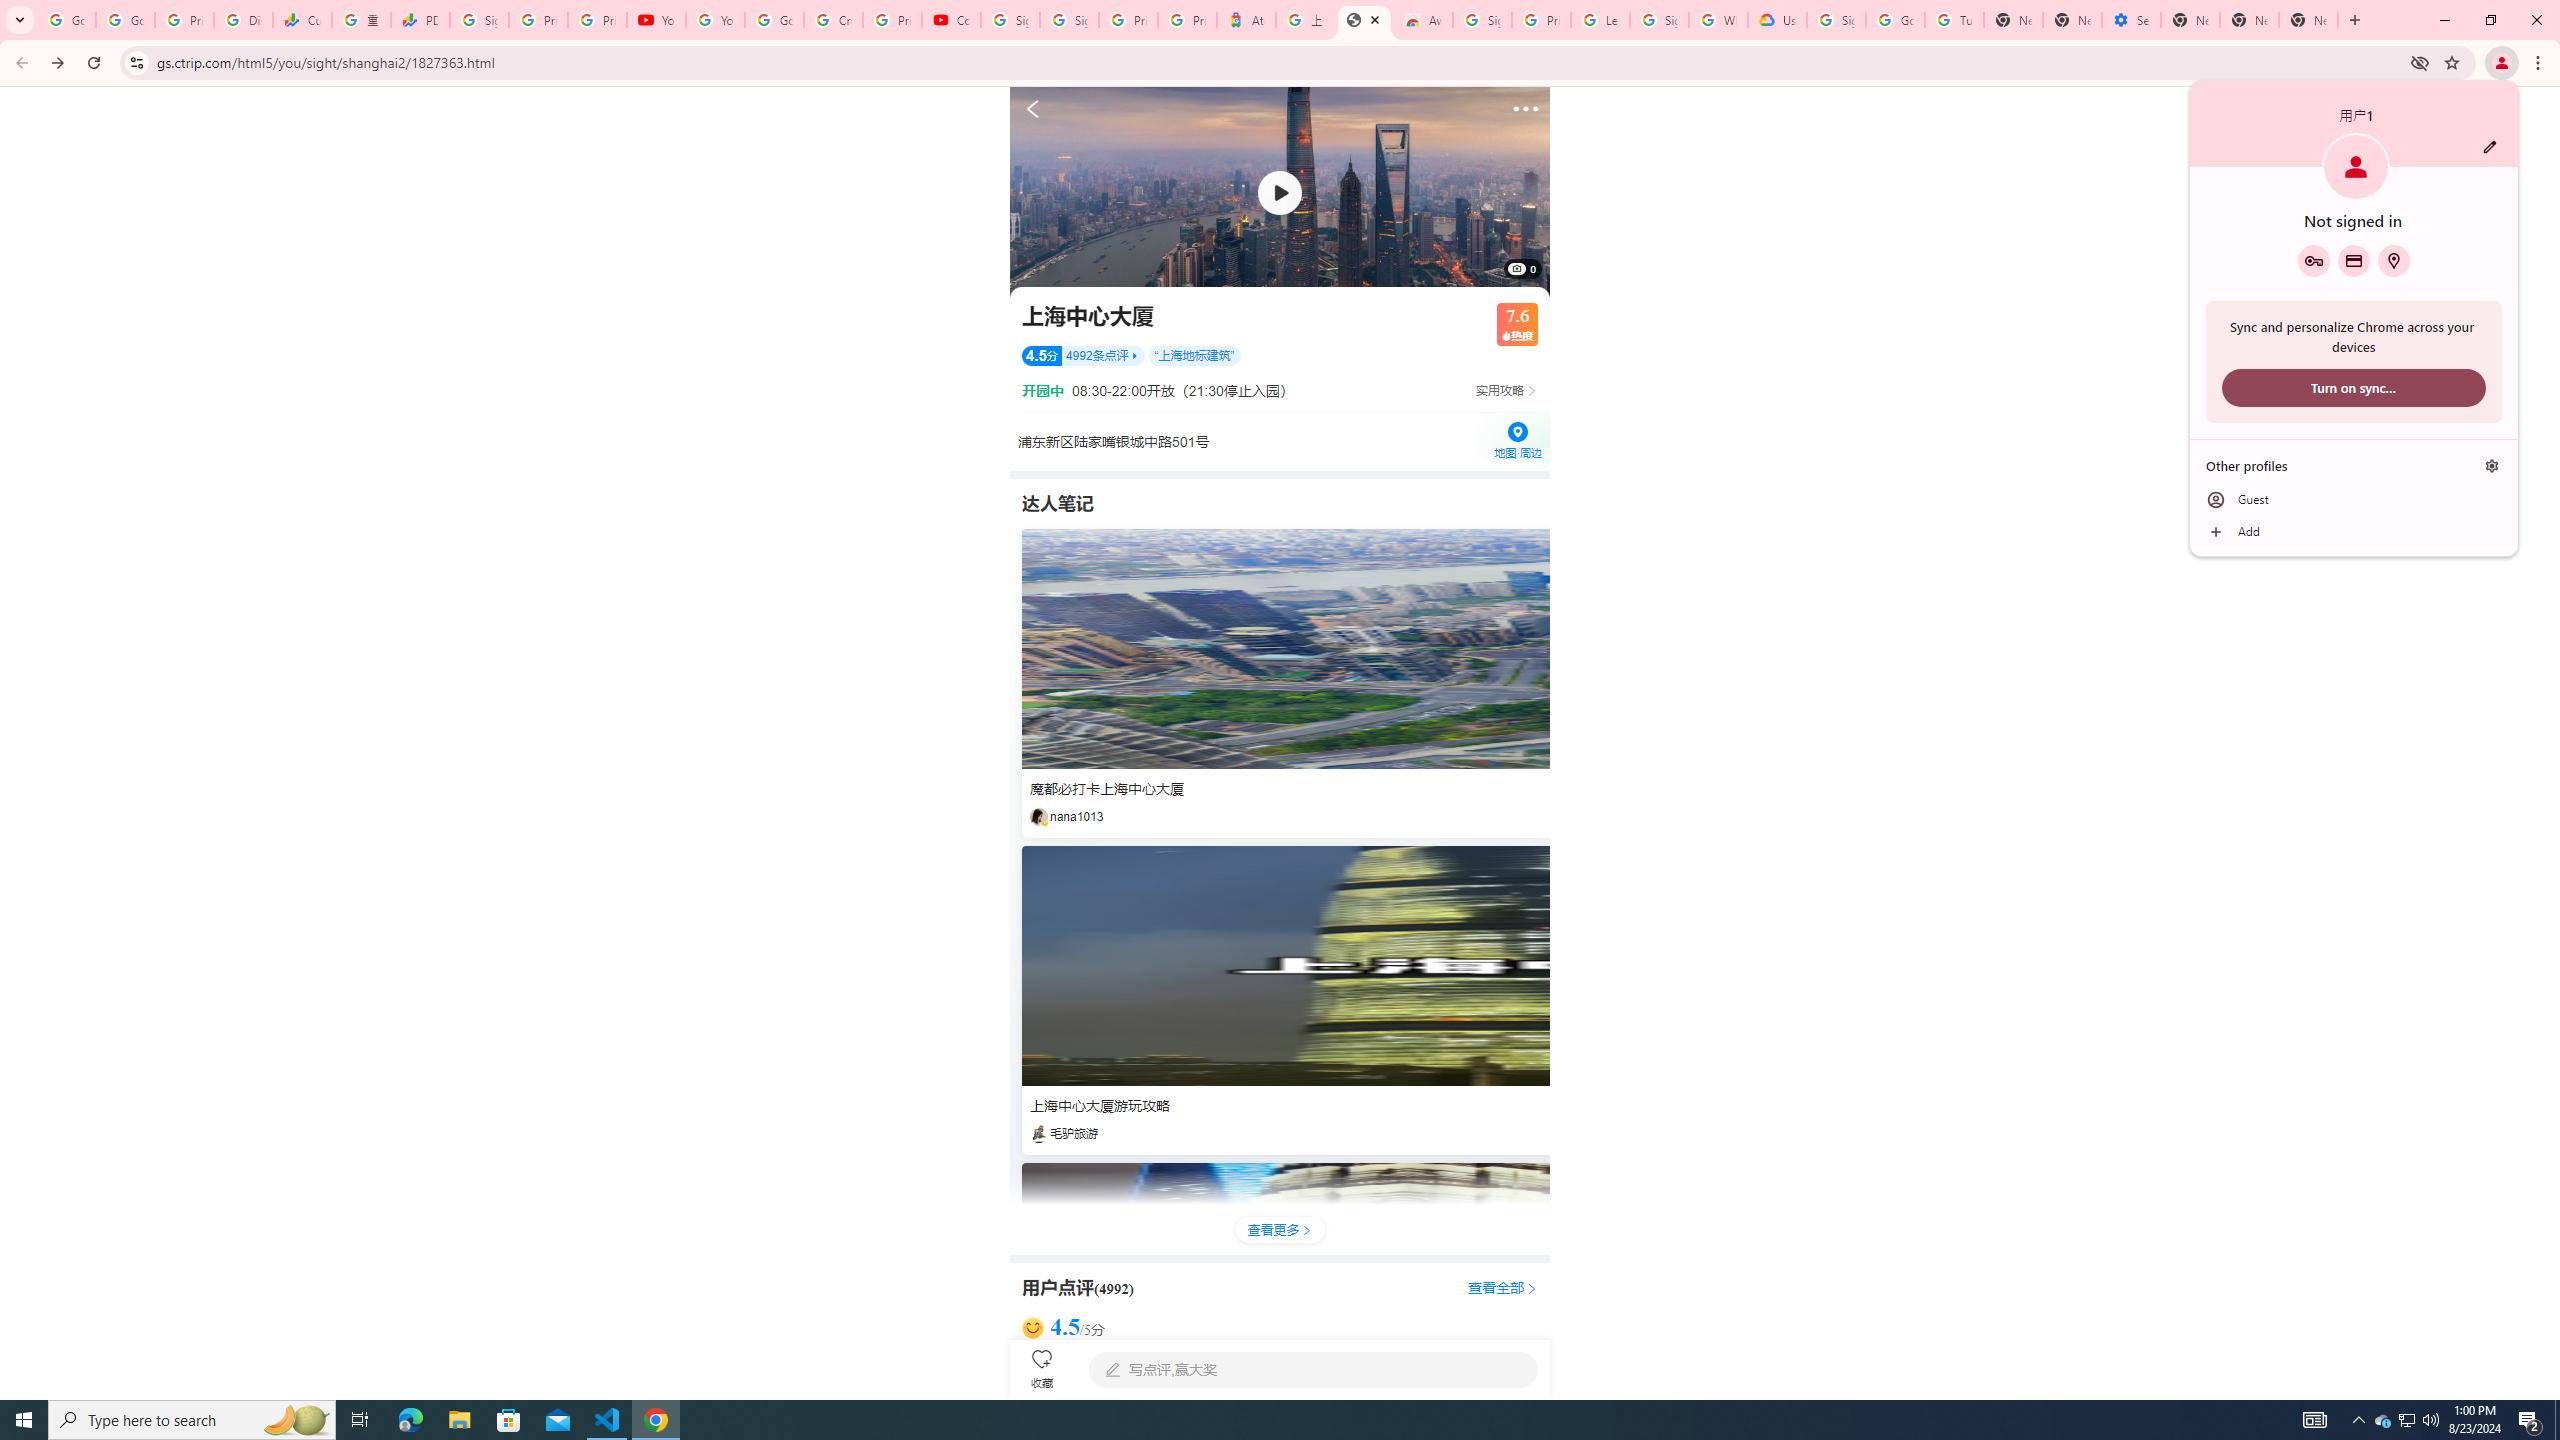 The height and width of the screenshot is (1440, 2560). I want to click on 'To get missing image descriptions, open the context menu.', so click(1280, 191).